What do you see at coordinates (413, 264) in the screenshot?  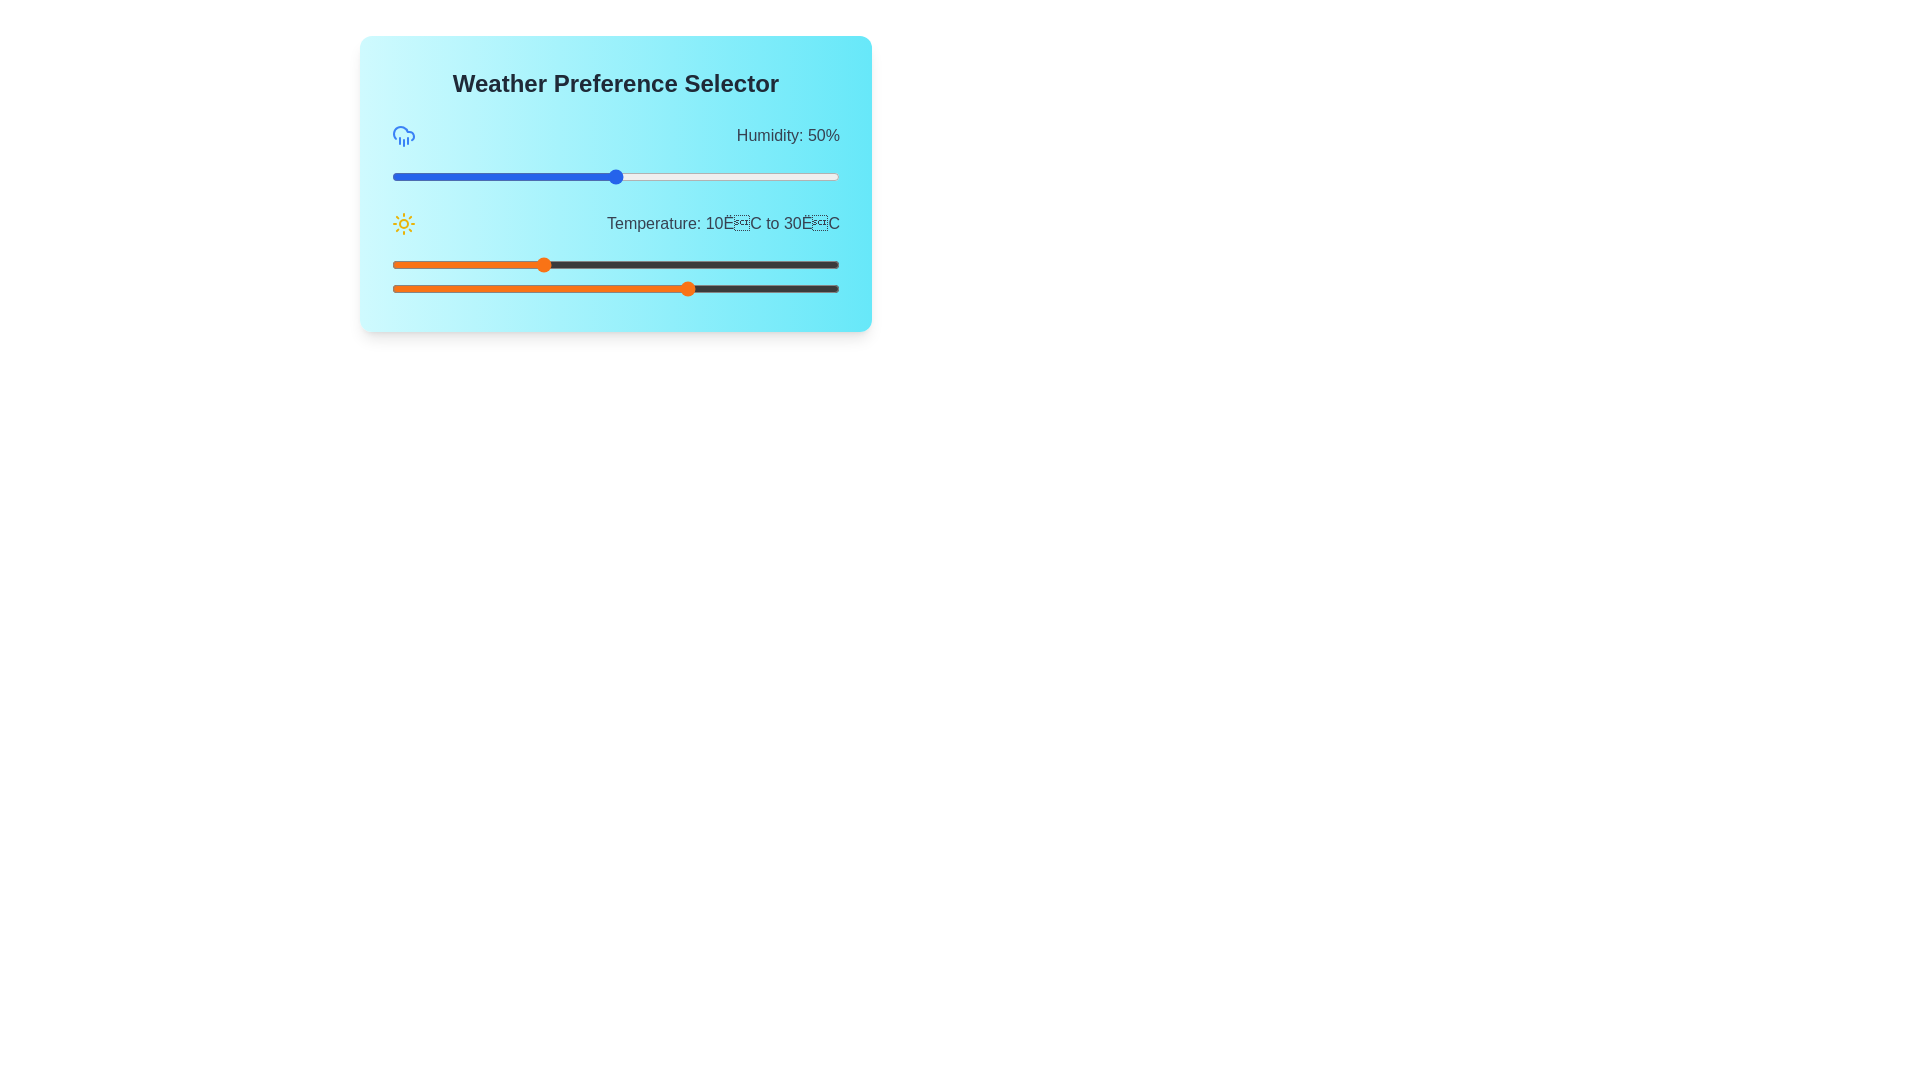 I see `the minimum temperature preference to -7°C using the first orange slider` at bounding box center [413, 264].